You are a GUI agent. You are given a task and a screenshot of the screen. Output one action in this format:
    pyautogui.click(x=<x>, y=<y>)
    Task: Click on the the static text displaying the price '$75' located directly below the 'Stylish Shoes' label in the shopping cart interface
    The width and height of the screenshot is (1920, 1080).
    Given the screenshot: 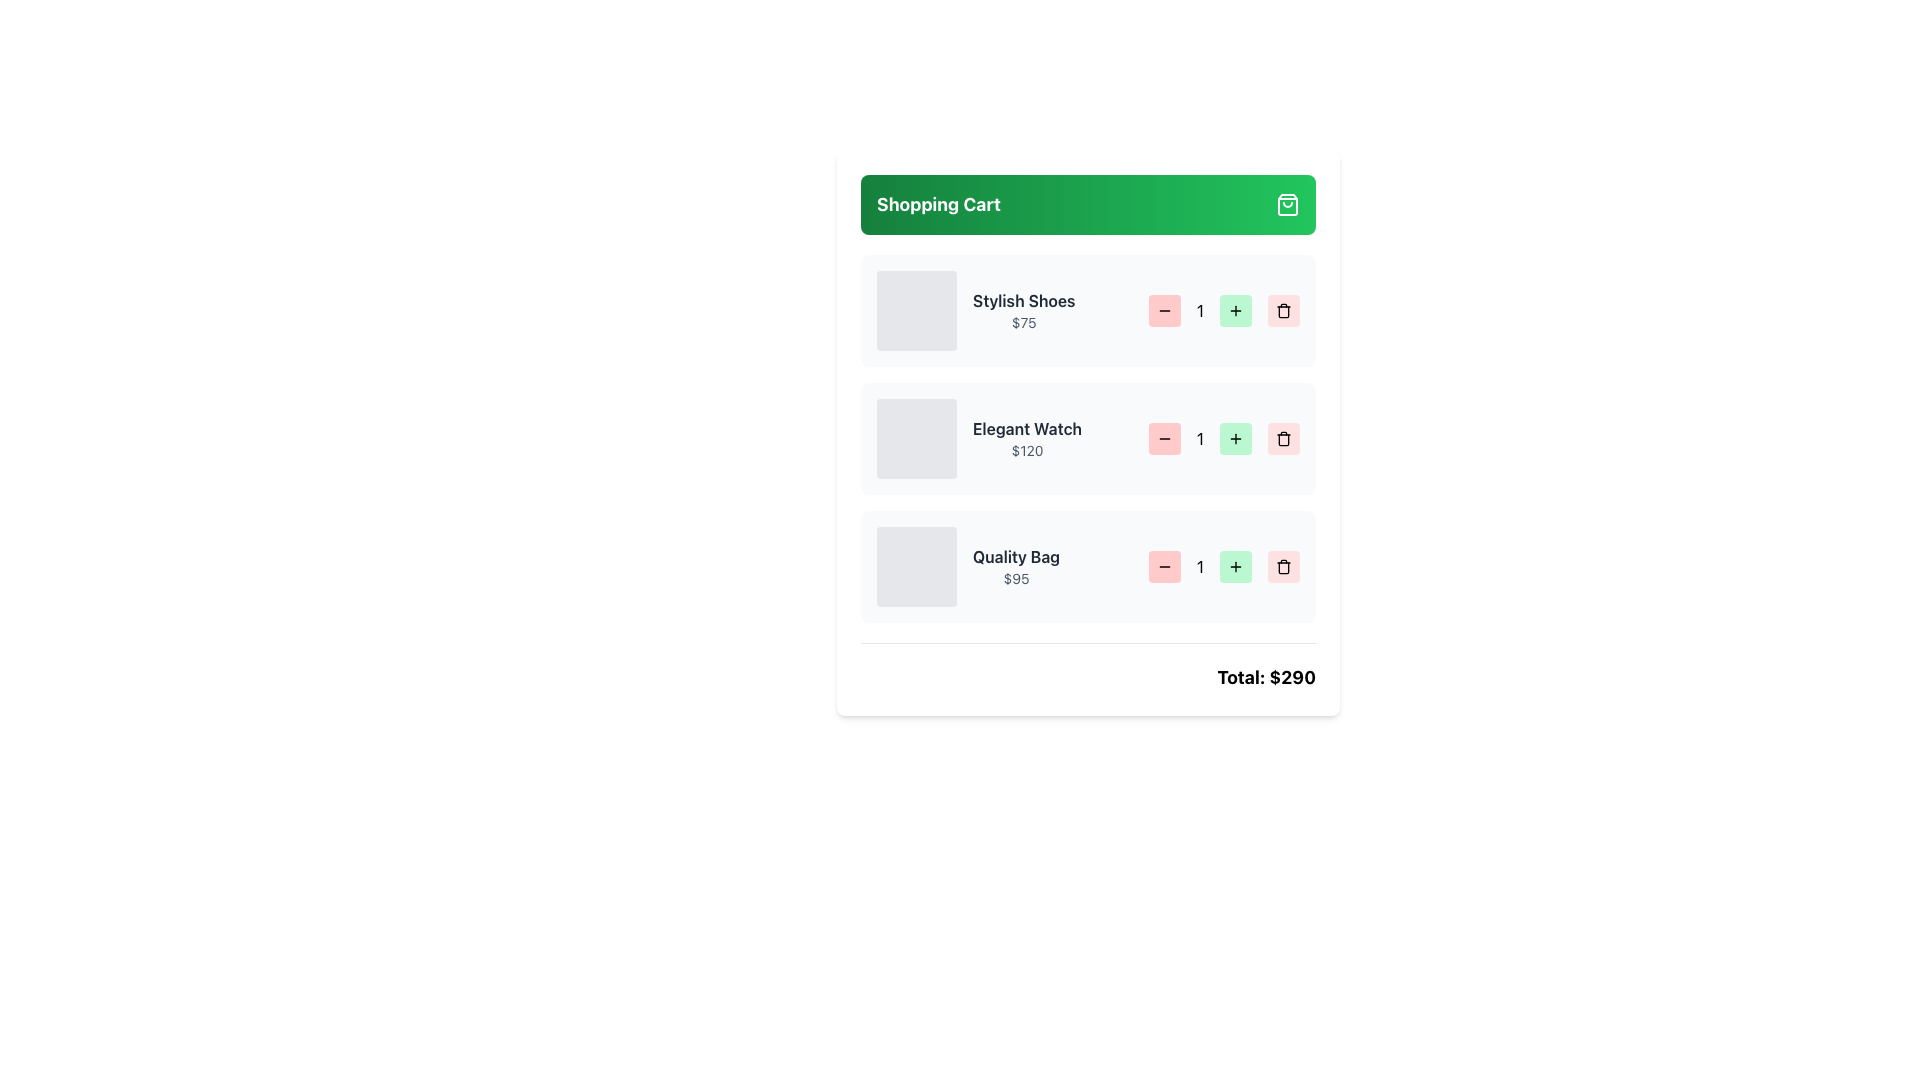 What is the action you would take?
    pyautogui.click(x=1024, y=322)
    